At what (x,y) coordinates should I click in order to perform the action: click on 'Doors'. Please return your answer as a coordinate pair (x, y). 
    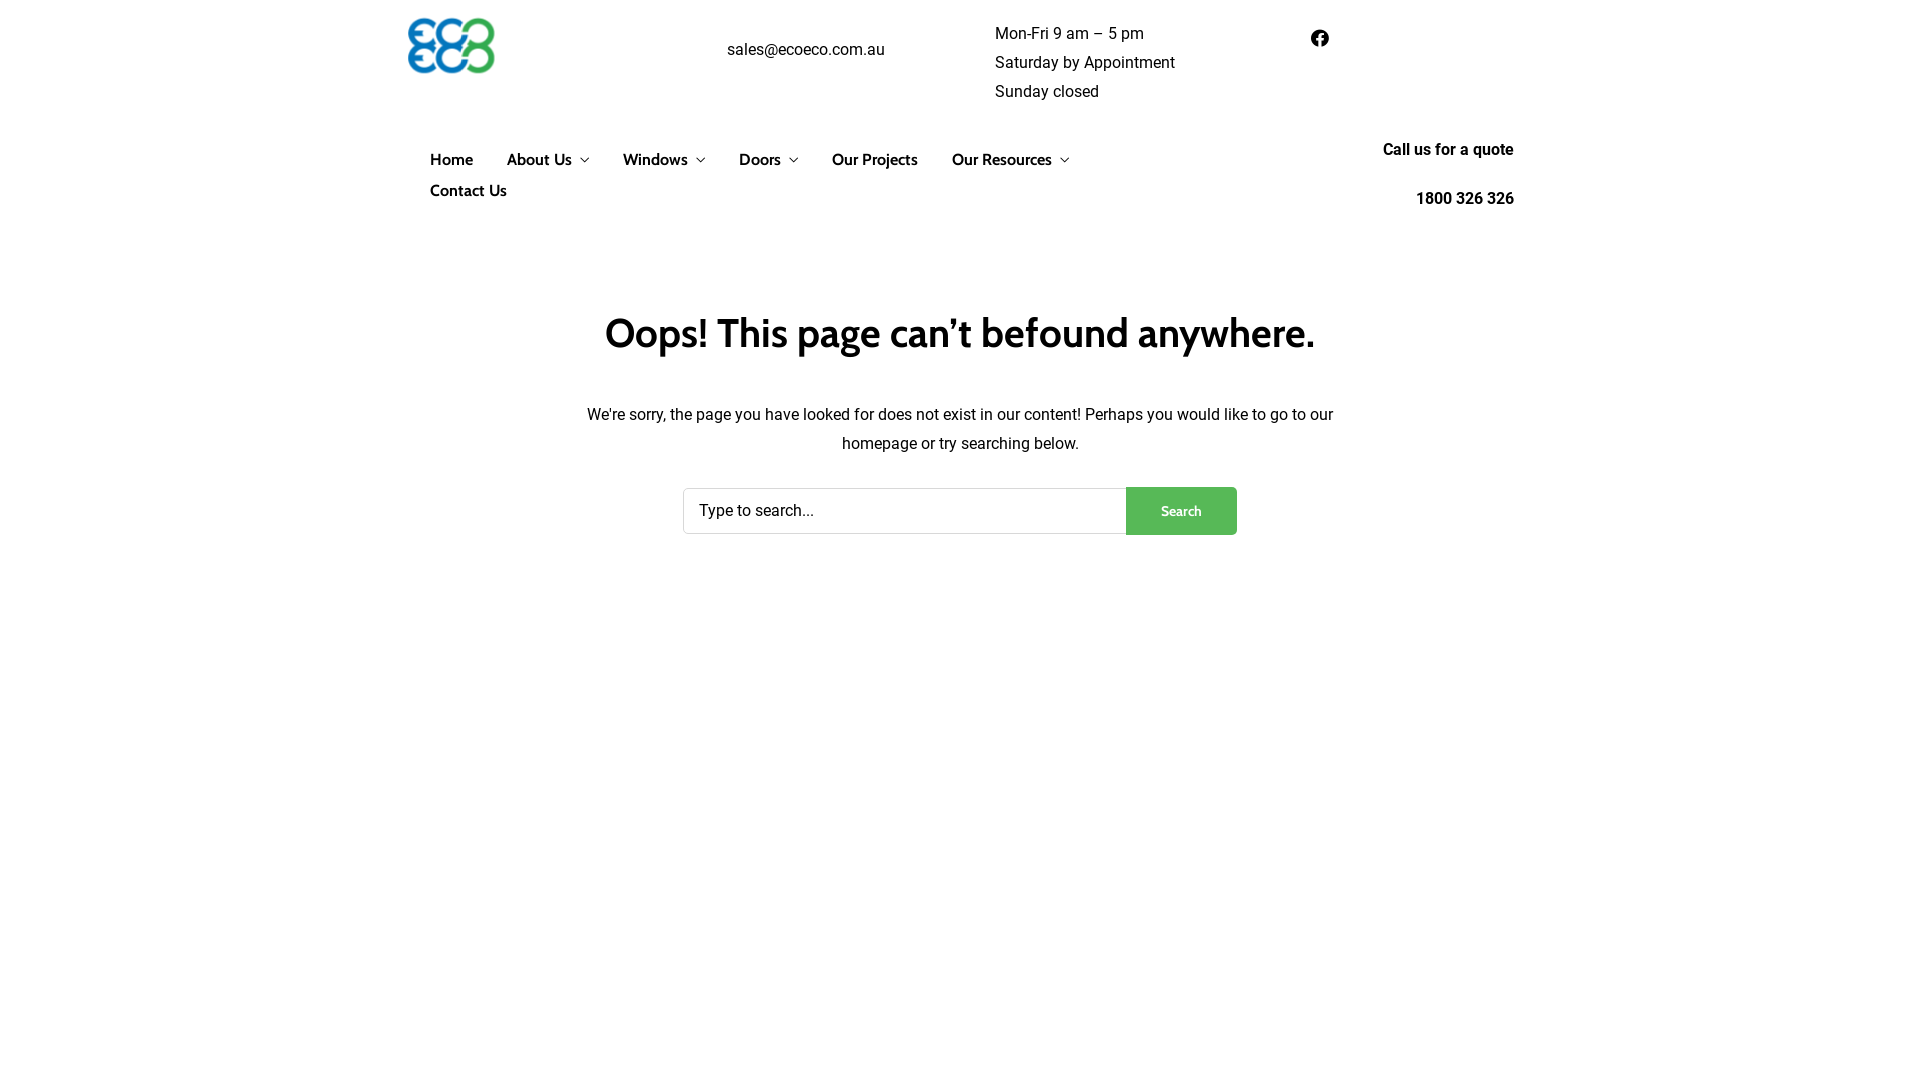
    Looking at the image, I should click on (767, 160).